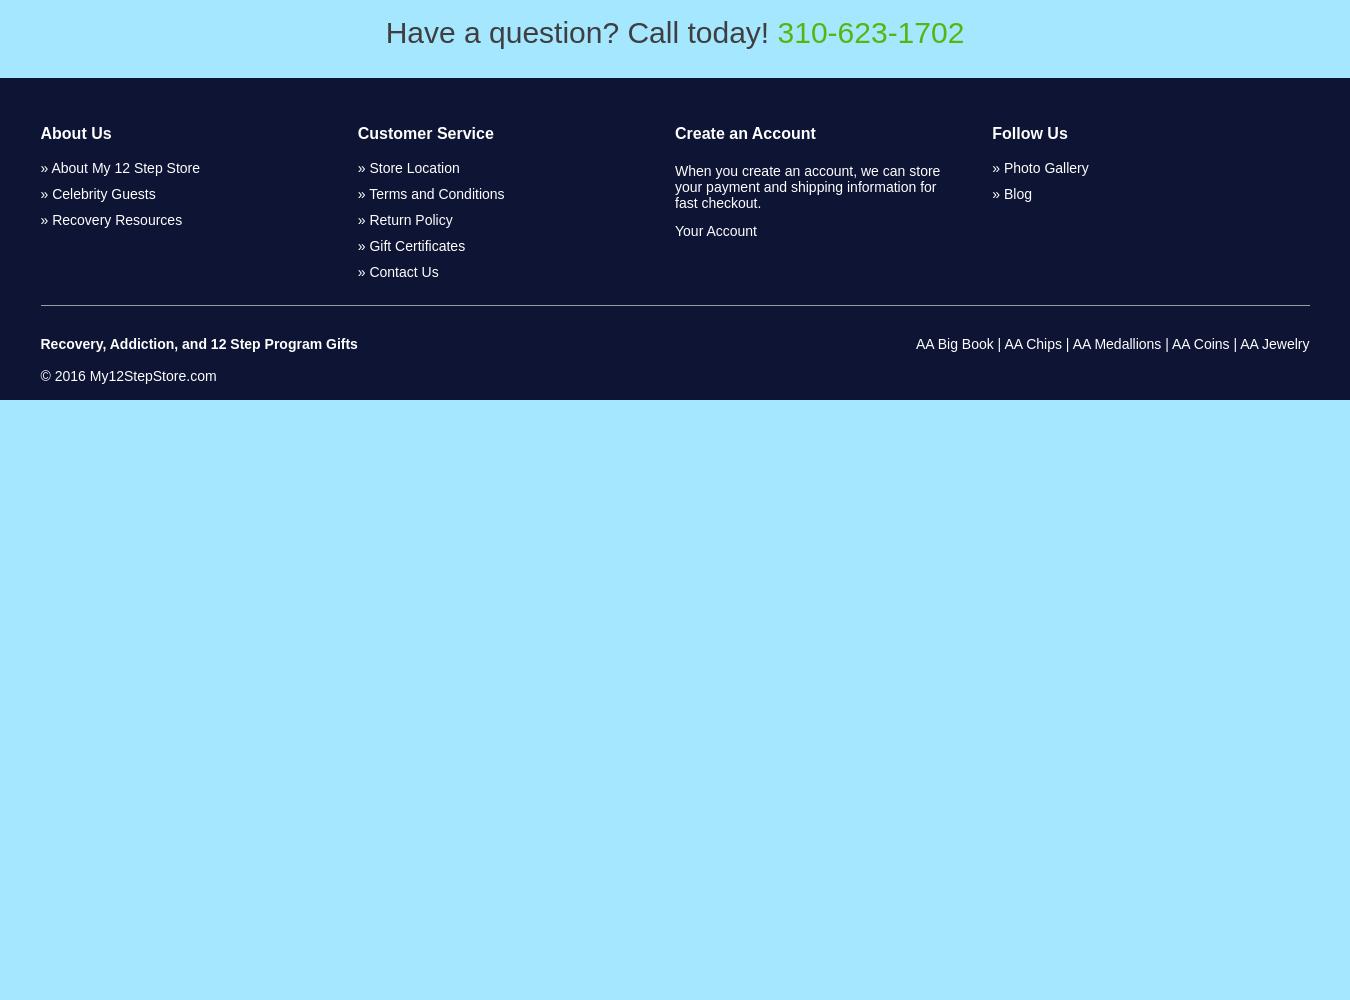  What do you see at coordinates (1116, 343) in the screenshot?
I see `'AA Medallions'` at bounding box center [1116, 343].